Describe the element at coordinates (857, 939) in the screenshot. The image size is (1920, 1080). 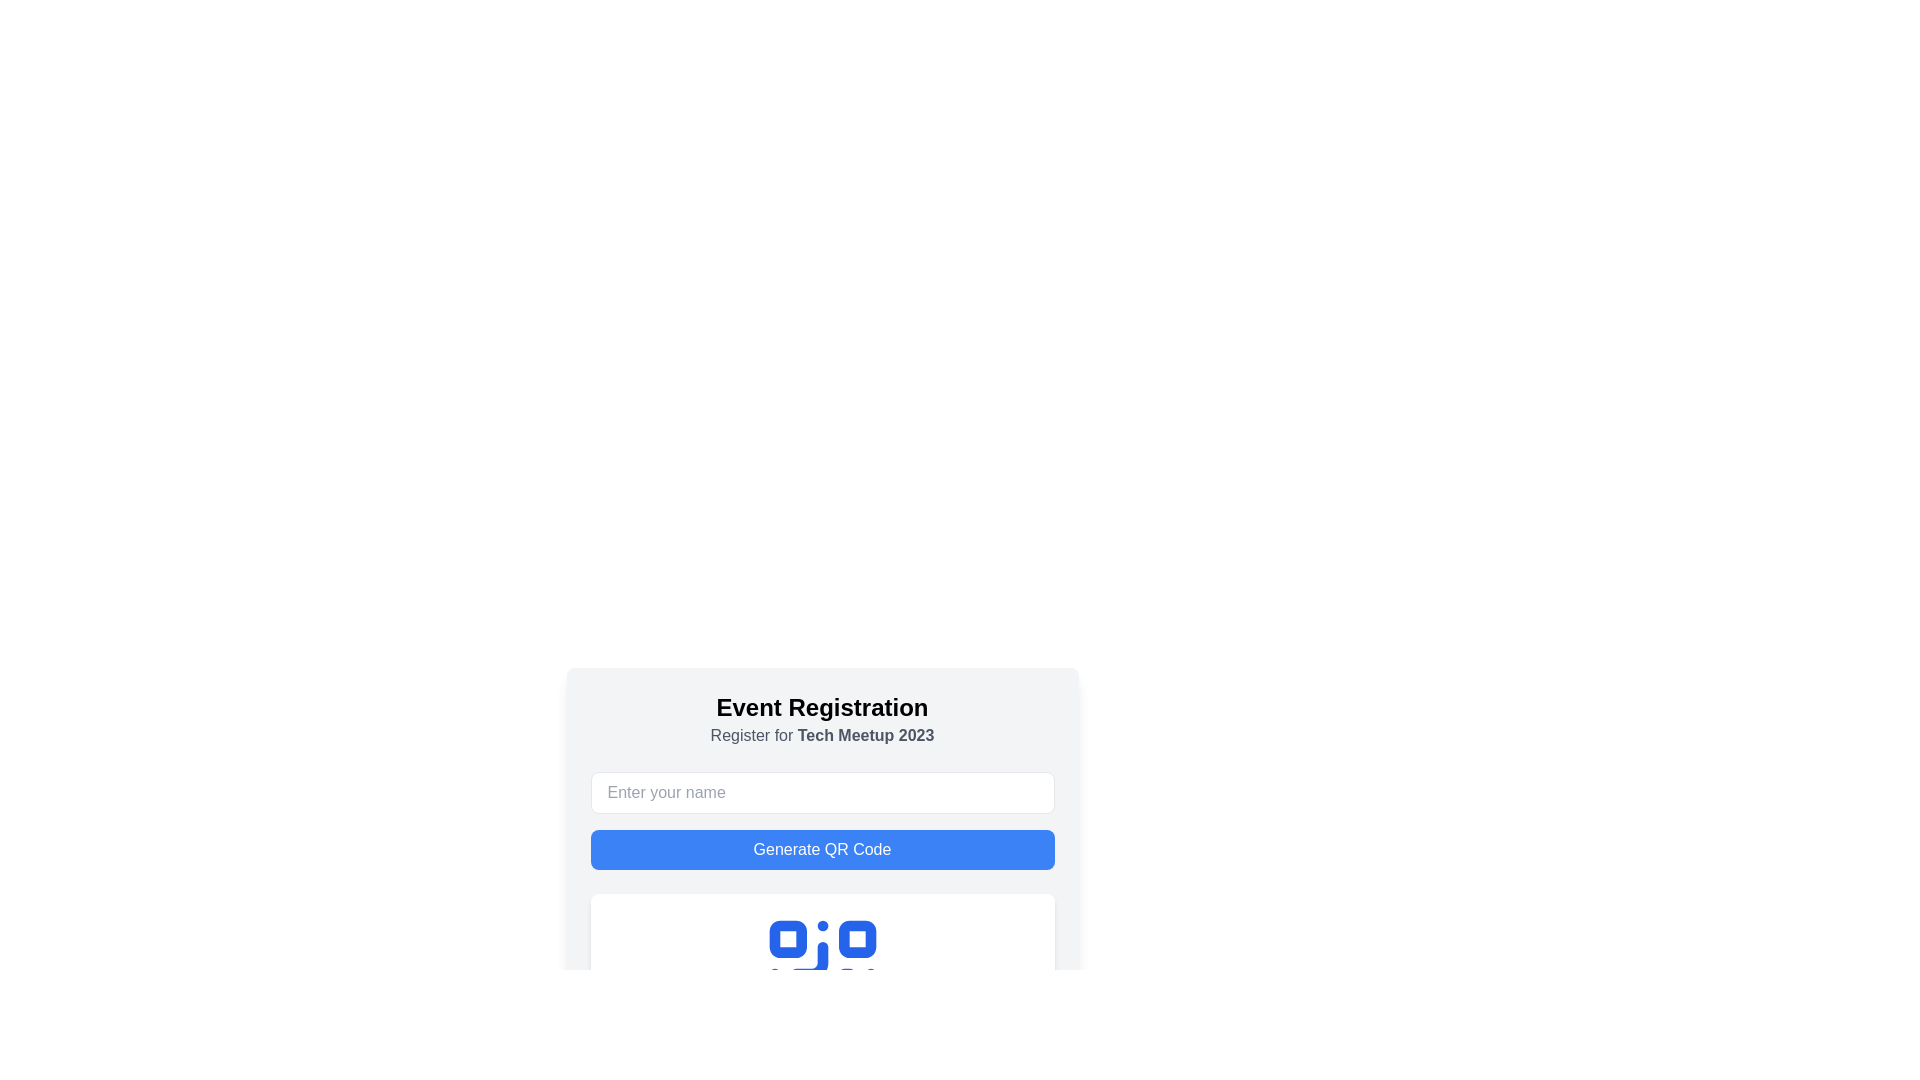
I see `the second small square from the left in the top row of the QR code pattern, which is a decorative graphic element contributing to the visual representation of the QR code` at that location.